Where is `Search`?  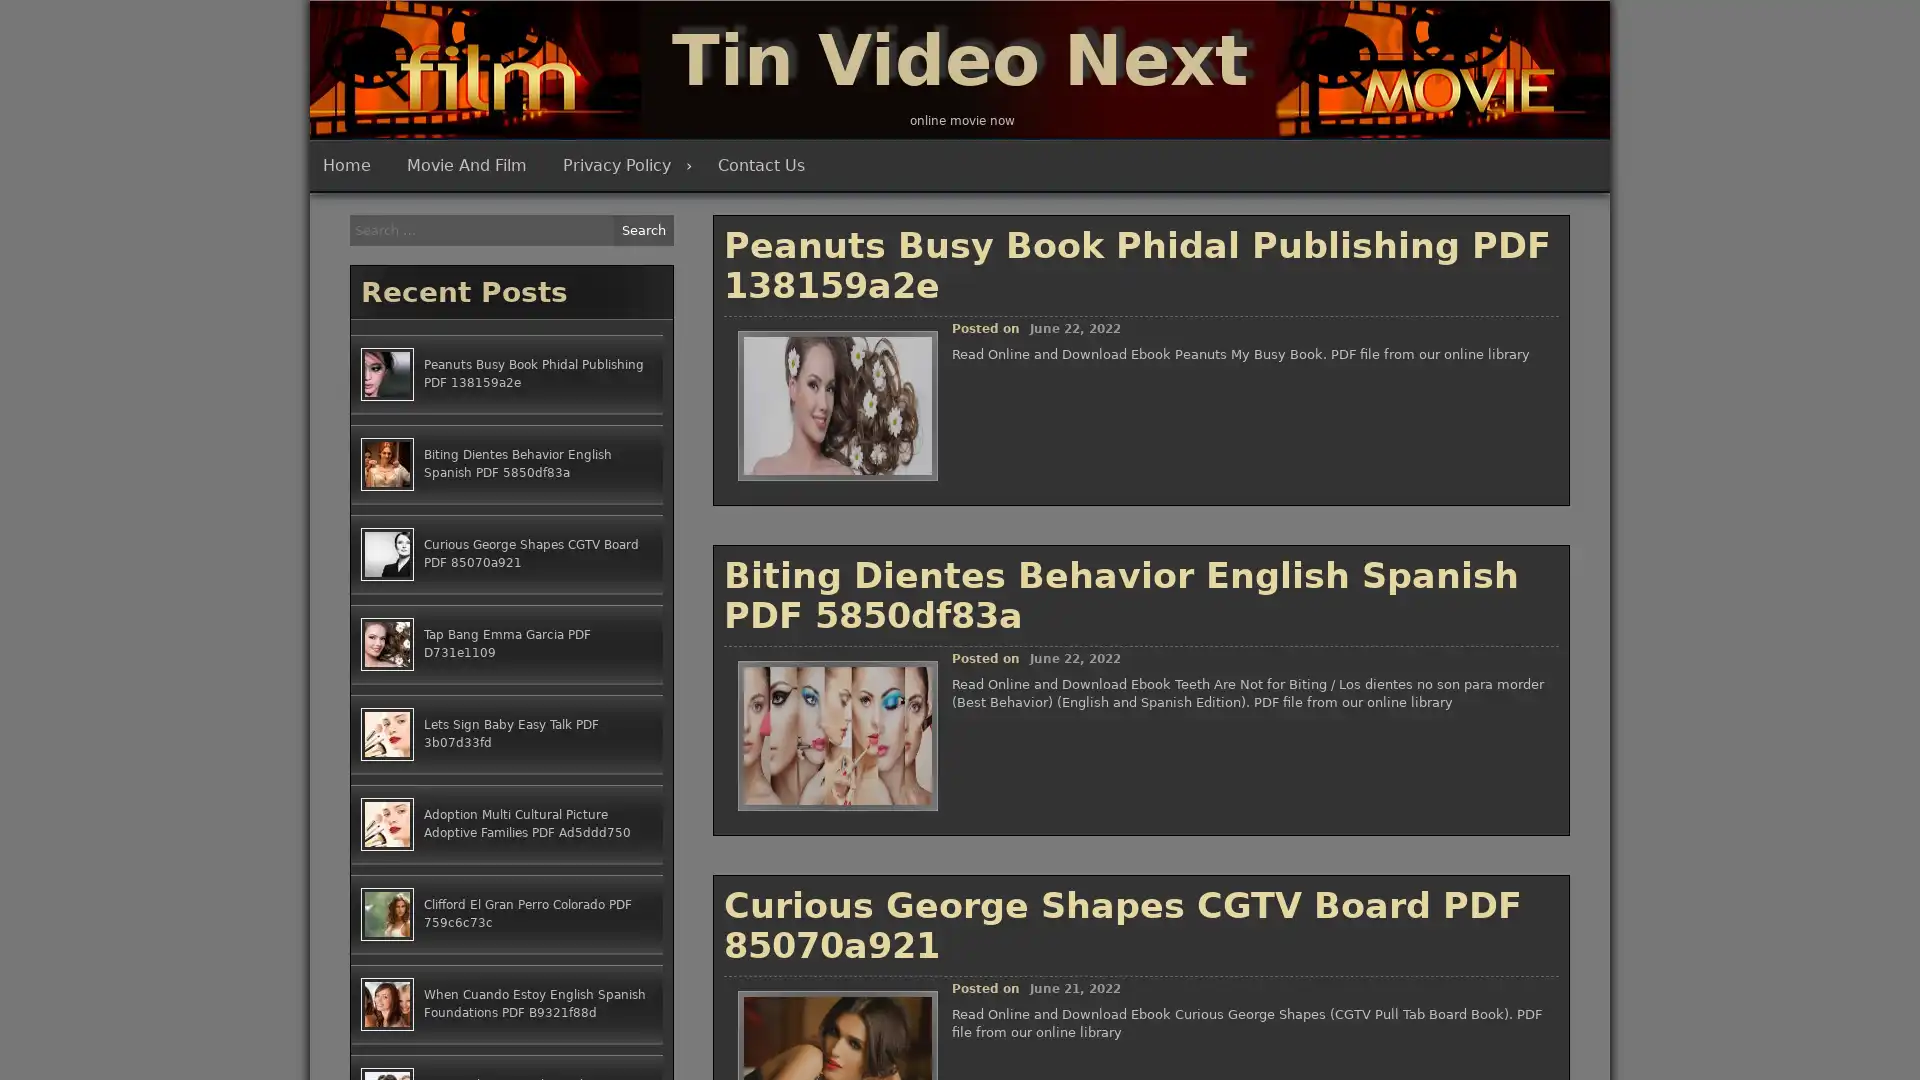
Search is located at coordinates (643, 229).